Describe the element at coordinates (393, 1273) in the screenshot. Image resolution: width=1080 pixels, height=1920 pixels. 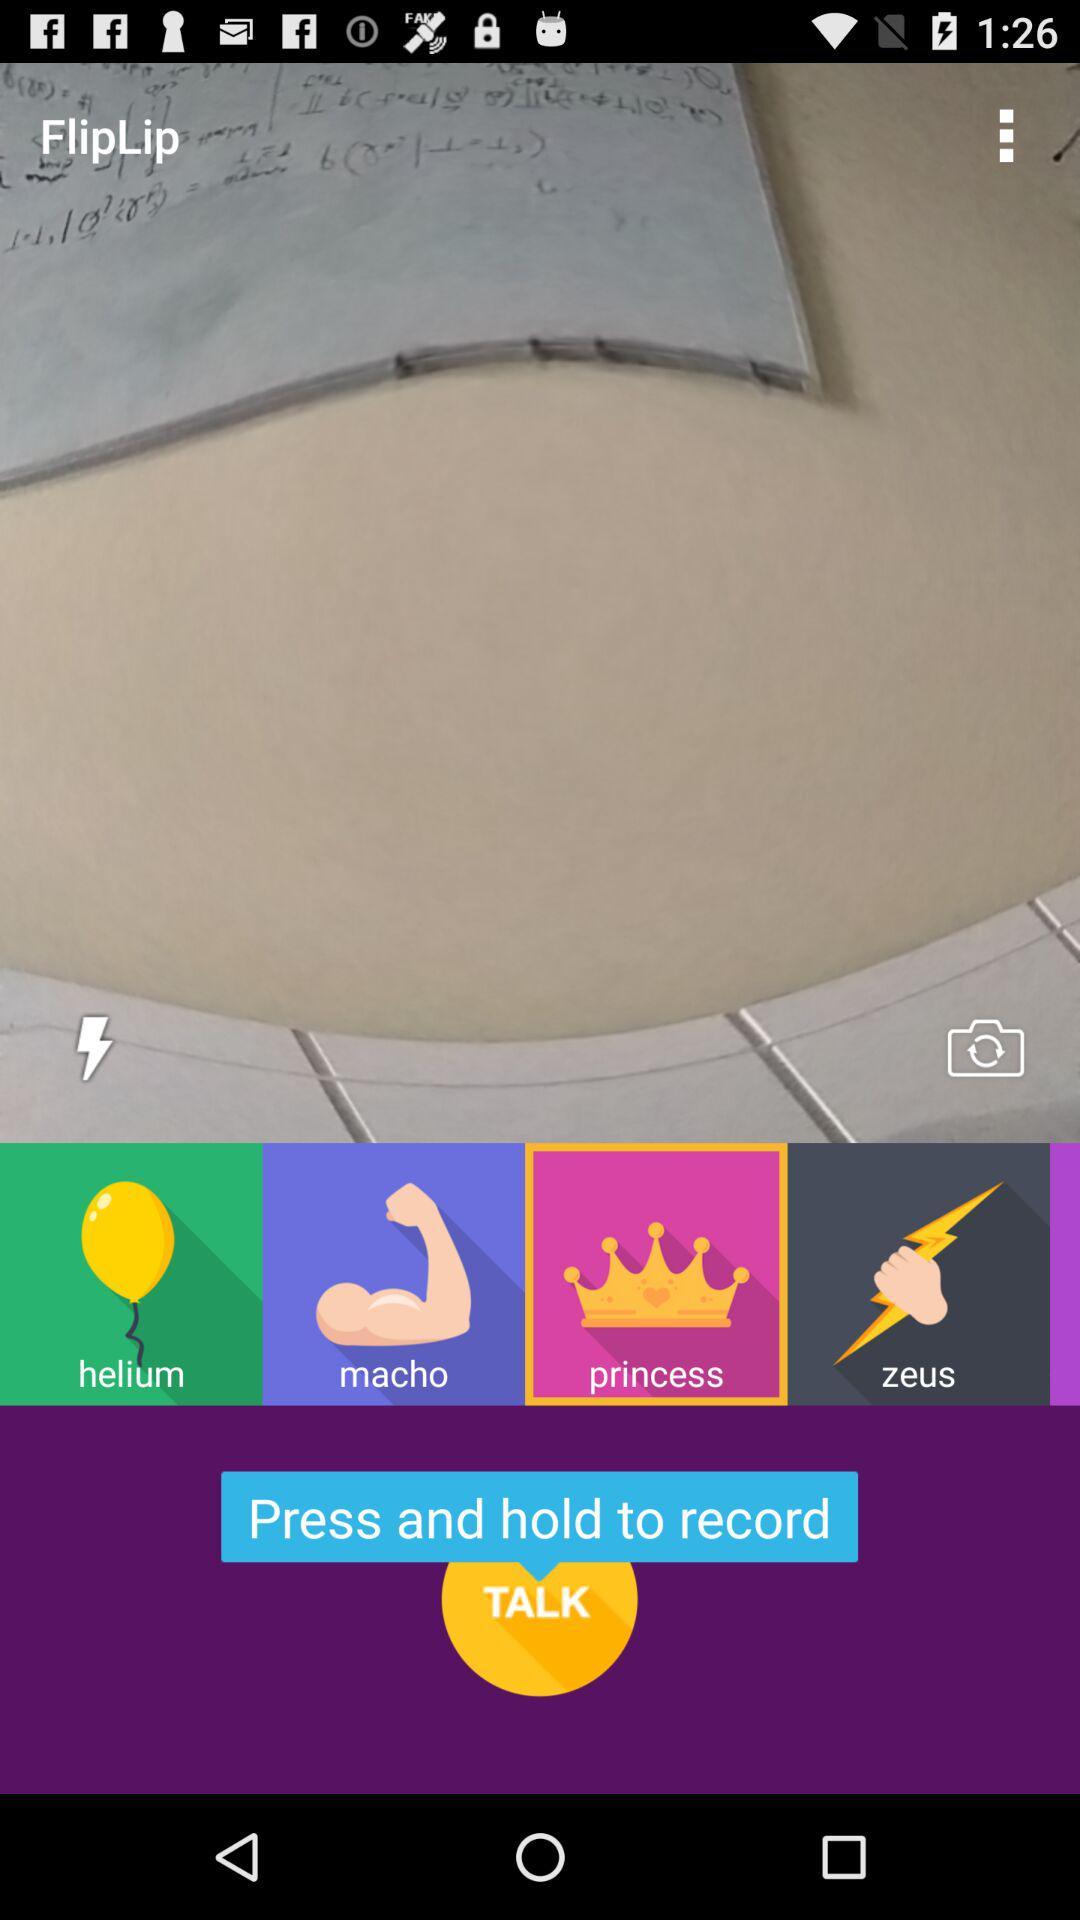
I see `icon next to helium` at that location.